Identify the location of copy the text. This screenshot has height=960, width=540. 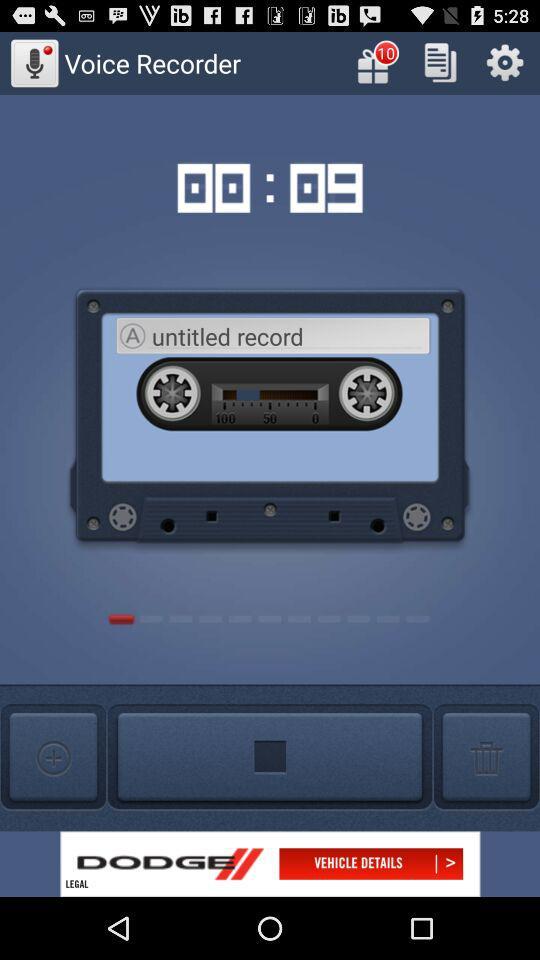
(440, 62).